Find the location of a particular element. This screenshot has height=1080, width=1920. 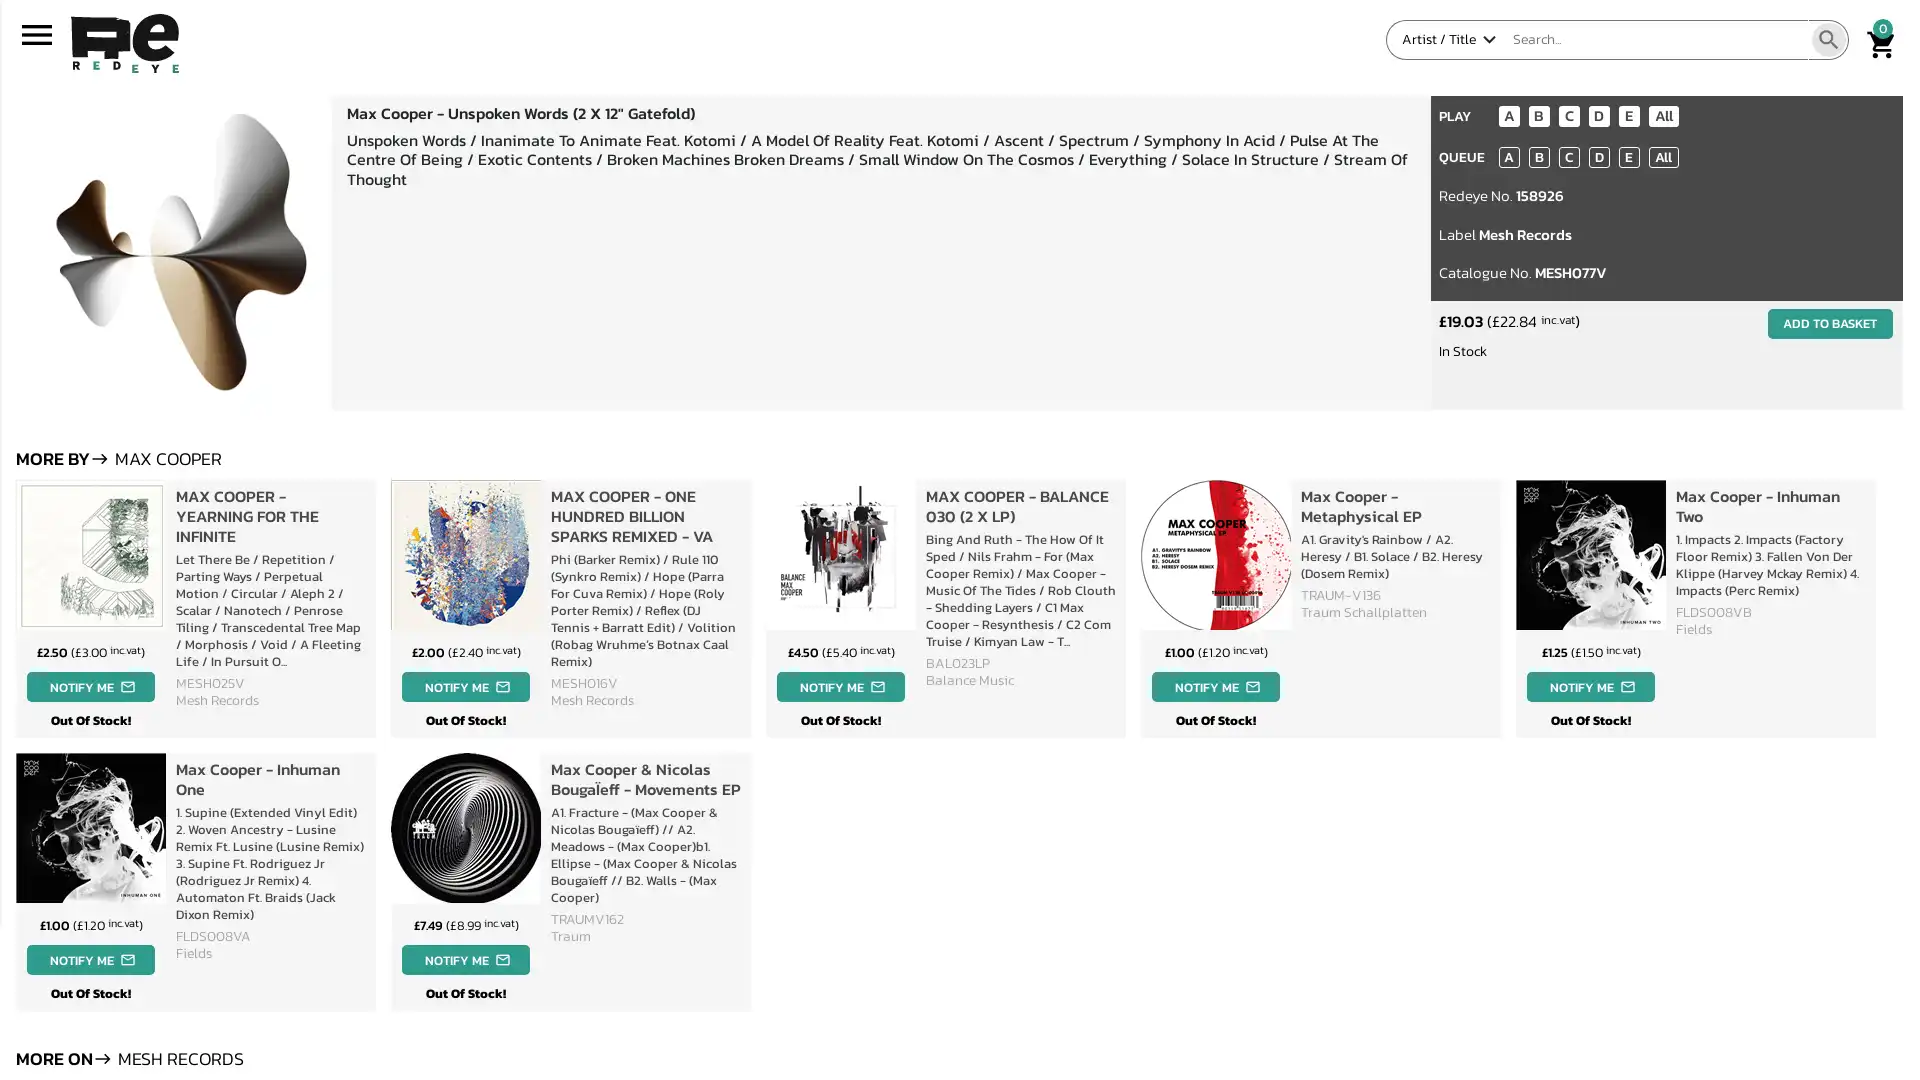

NOTIFY ME mail_outline is located at coordinates (464, 958).